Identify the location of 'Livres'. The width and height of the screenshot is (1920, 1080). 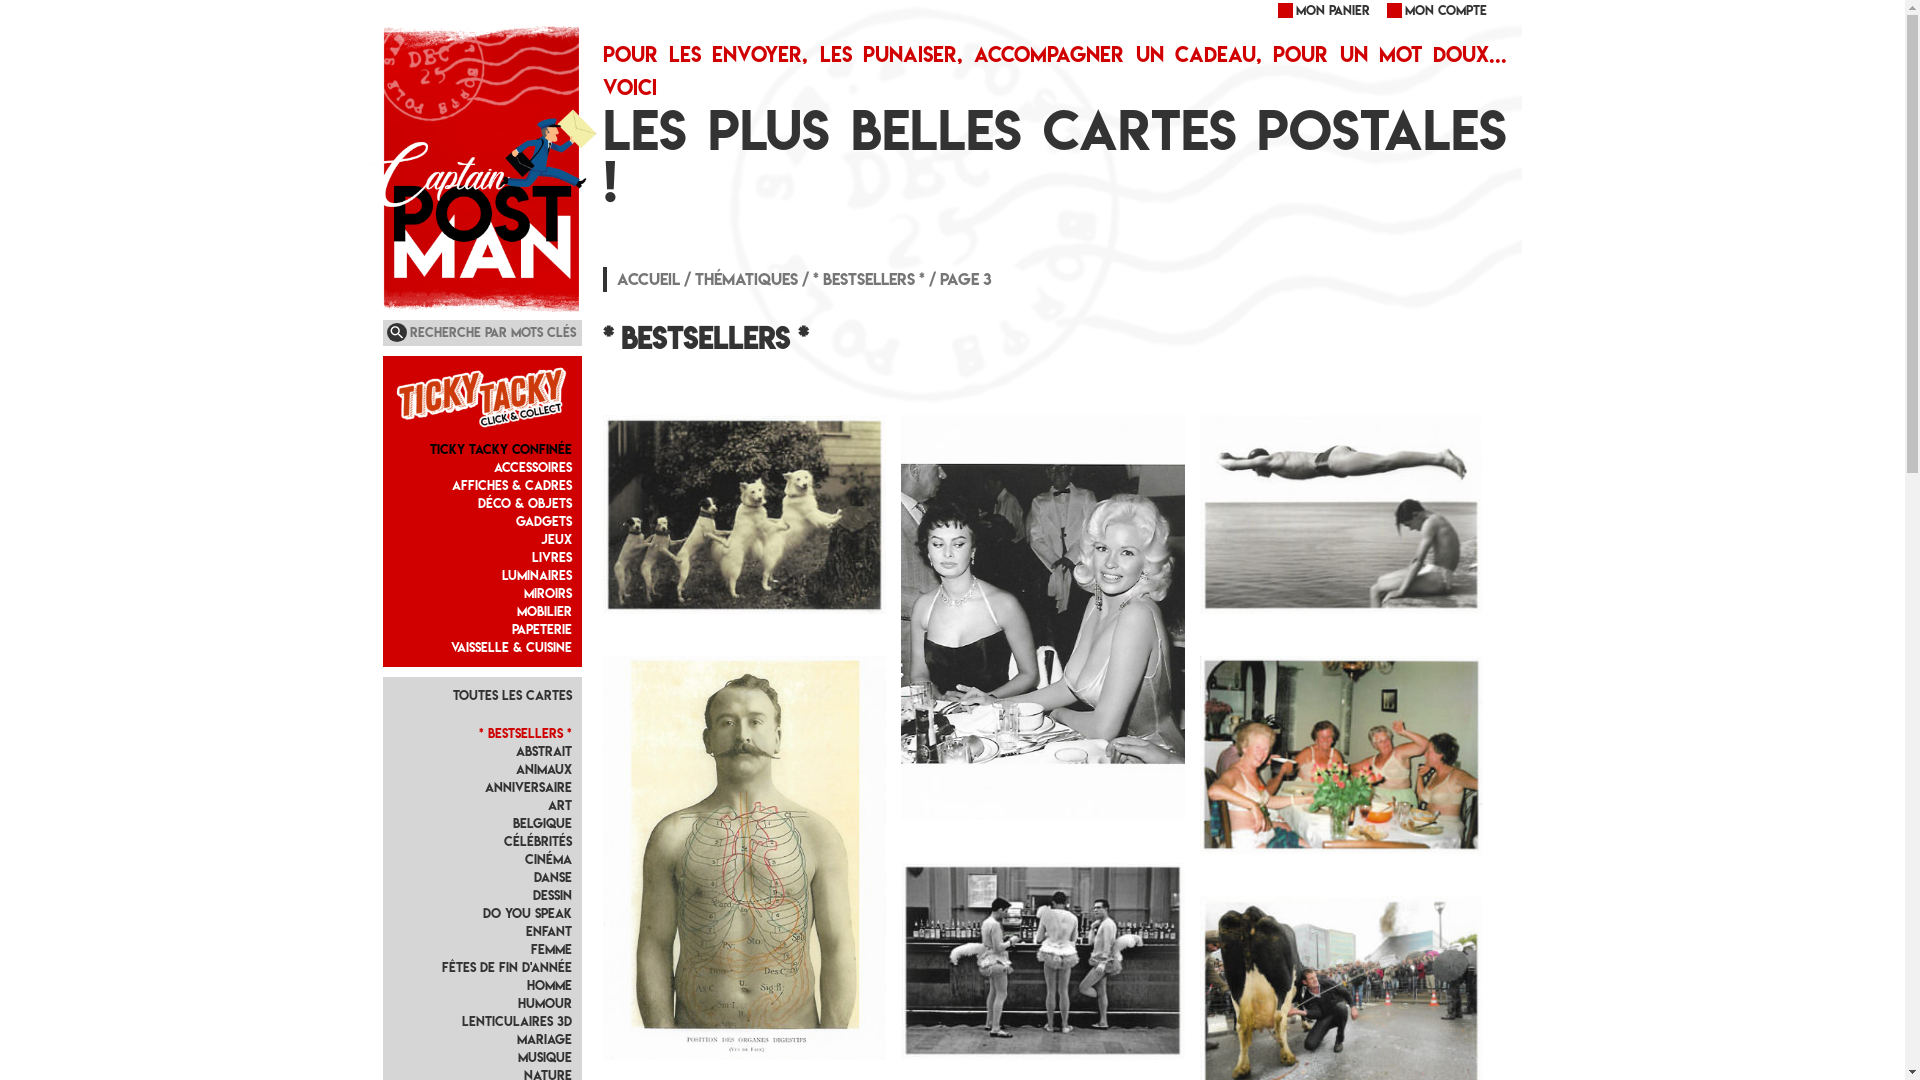
(552, 557).